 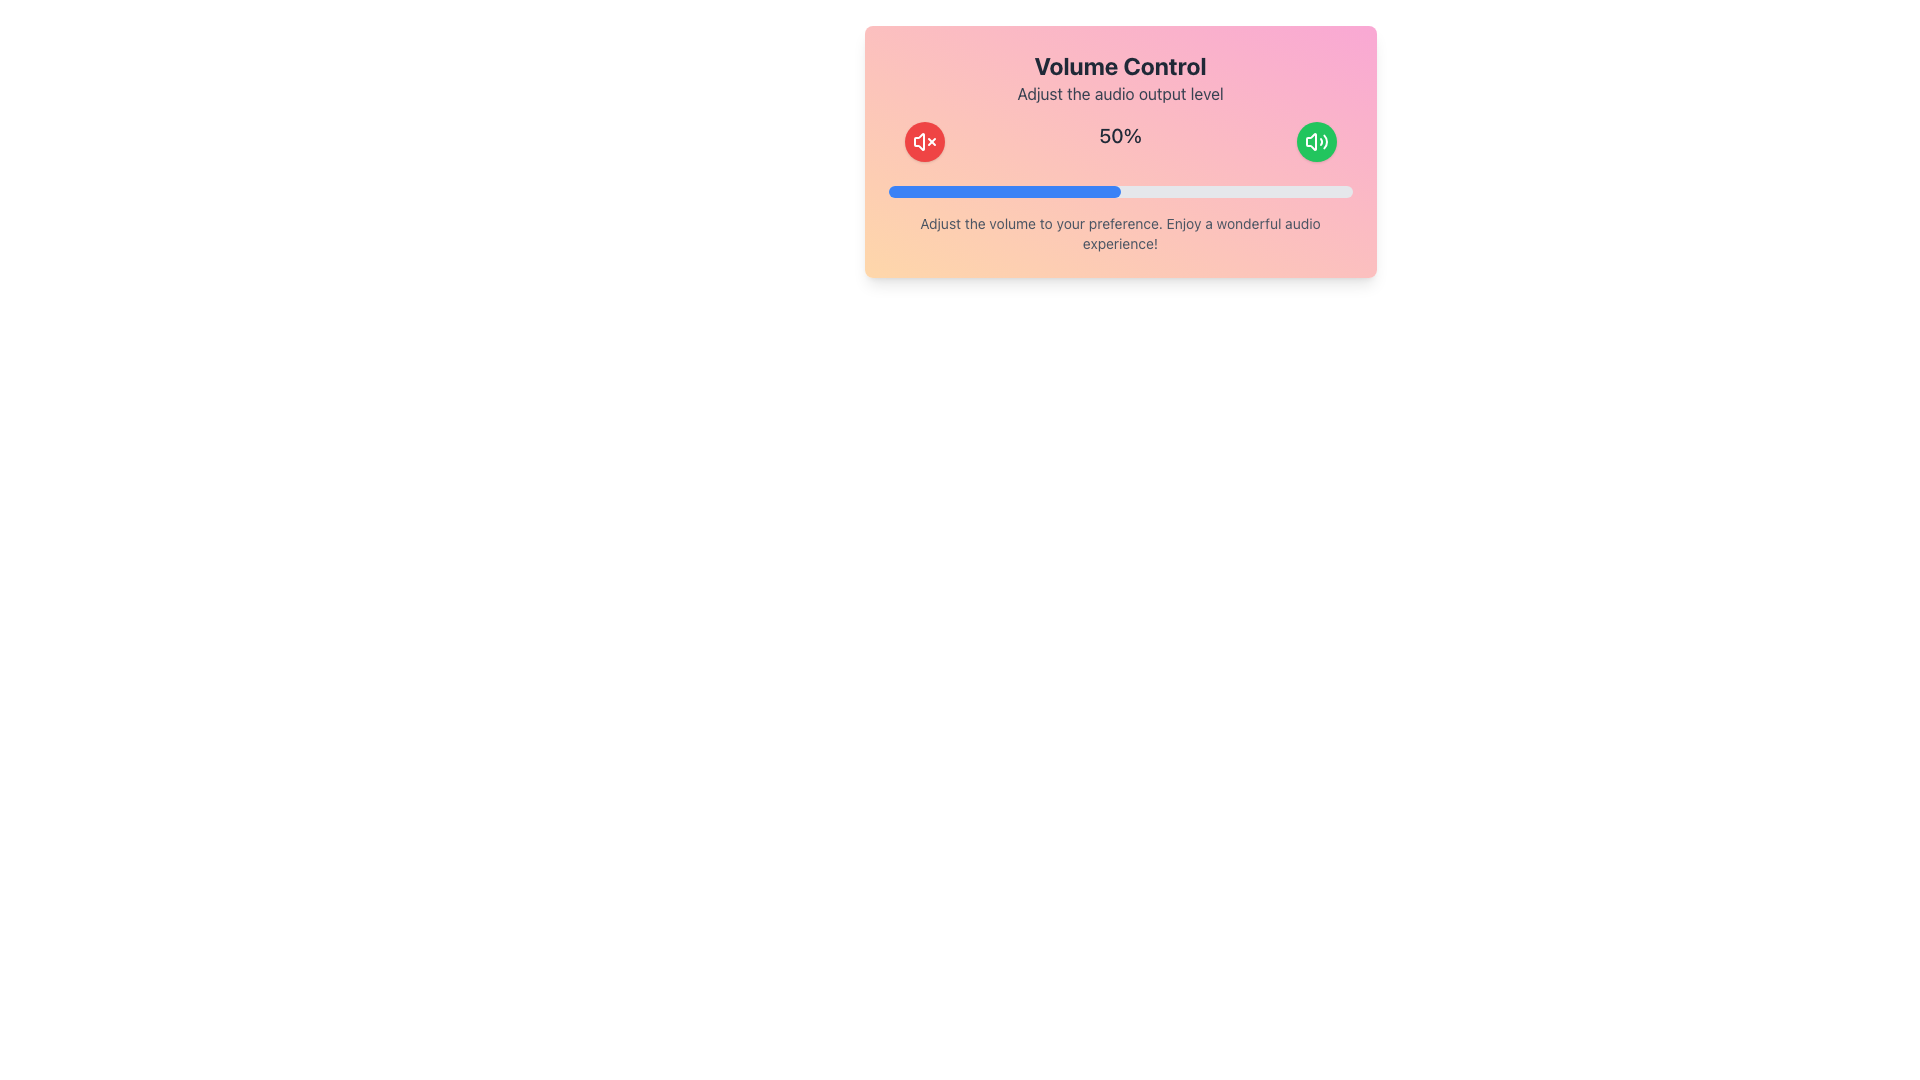 What do you see at coordinates (1120, 93) in the screenshot?
I see `the text label that reads 'Adjust the audio output level', which is styled in gray font and positioned below the 'Volume Control' header` at bounding box center [1120, 93].